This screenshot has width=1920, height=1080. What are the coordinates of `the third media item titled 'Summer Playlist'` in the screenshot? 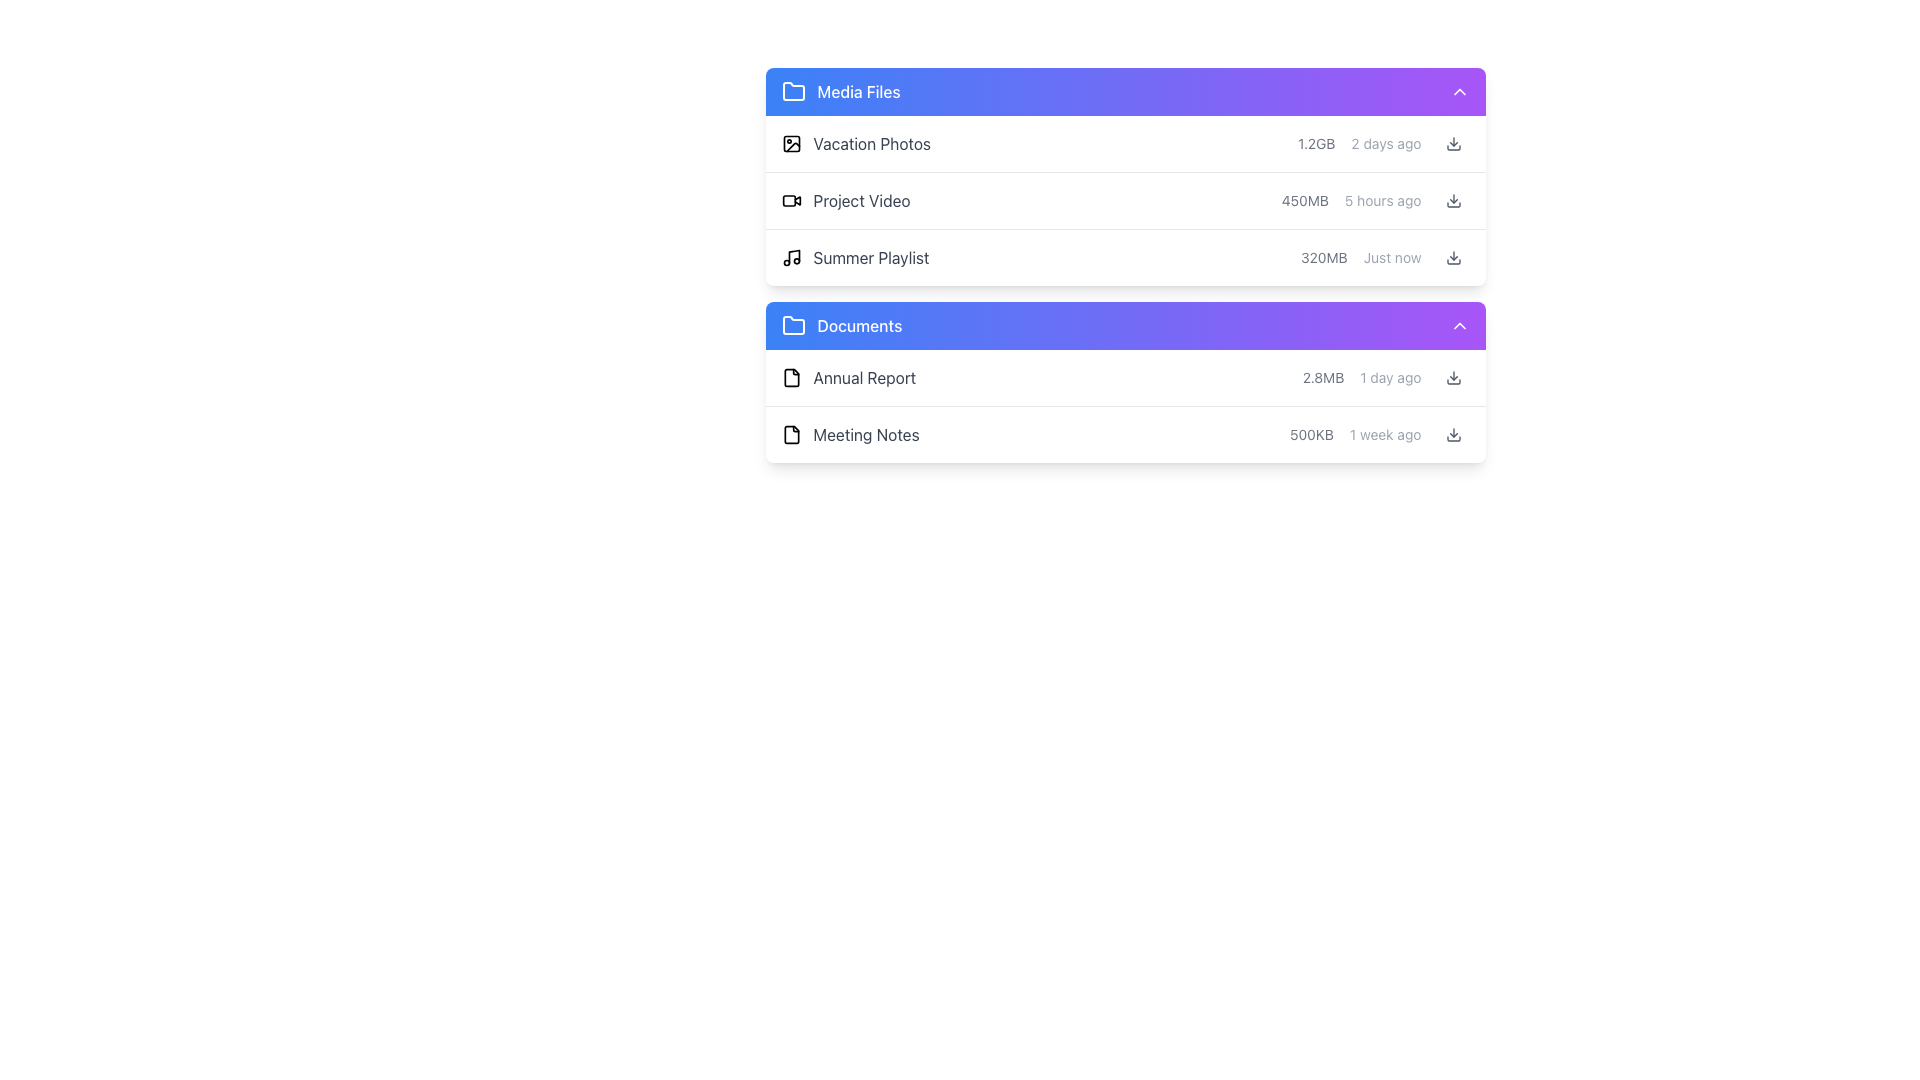 It's located at (1125, 264).